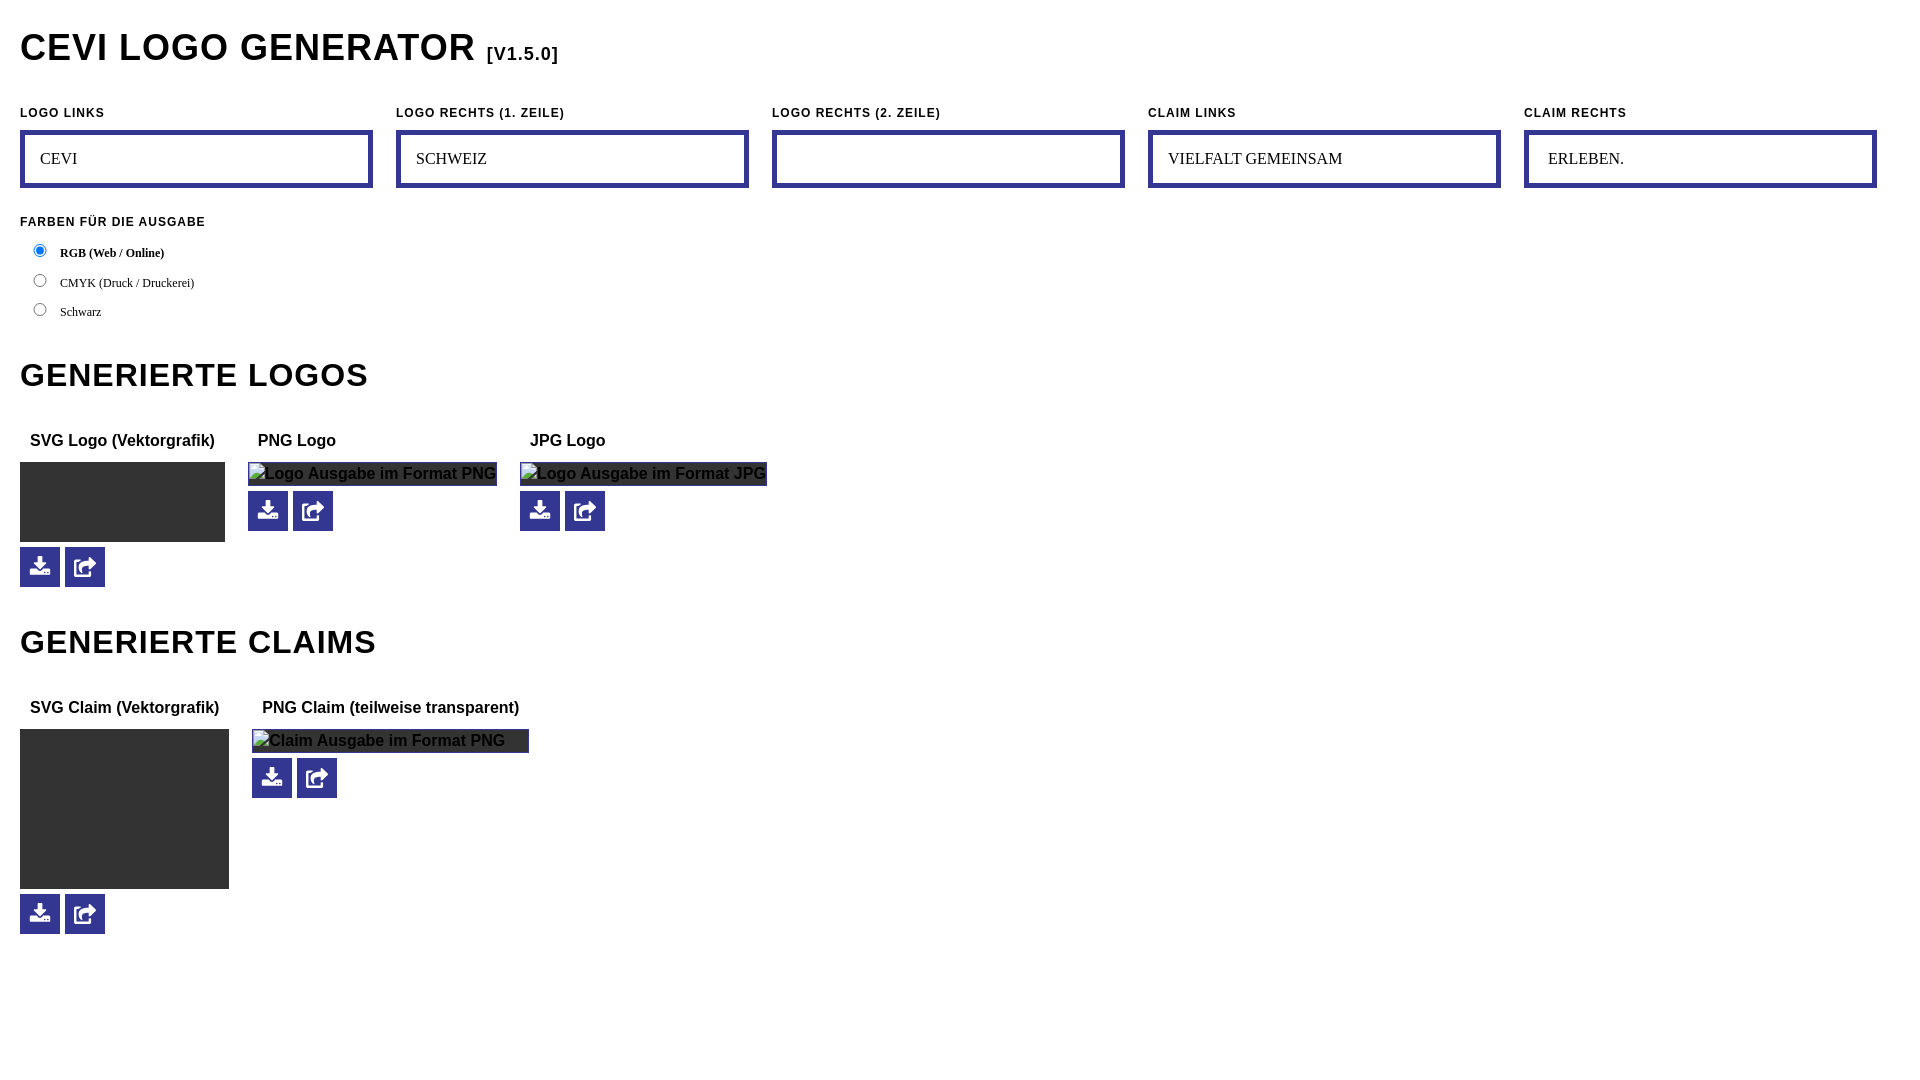 This screenshot has height=1080, width=1920. What do you see at coordinates (84, 914) in the screenshot?
I see `'Share SVG Claim'` at bounding box center [84, 914].